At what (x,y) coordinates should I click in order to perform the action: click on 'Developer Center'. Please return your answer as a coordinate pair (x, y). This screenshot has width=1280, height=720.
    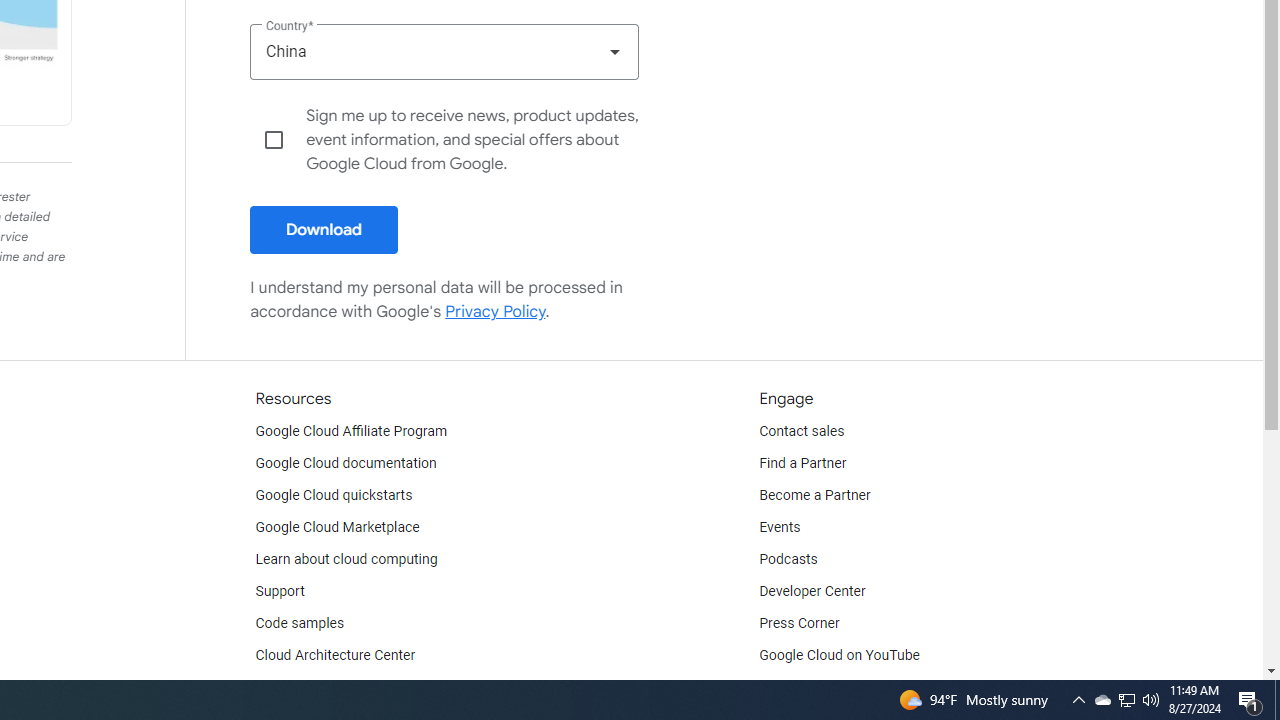
    Looking at the image, I should click on (812, 590).